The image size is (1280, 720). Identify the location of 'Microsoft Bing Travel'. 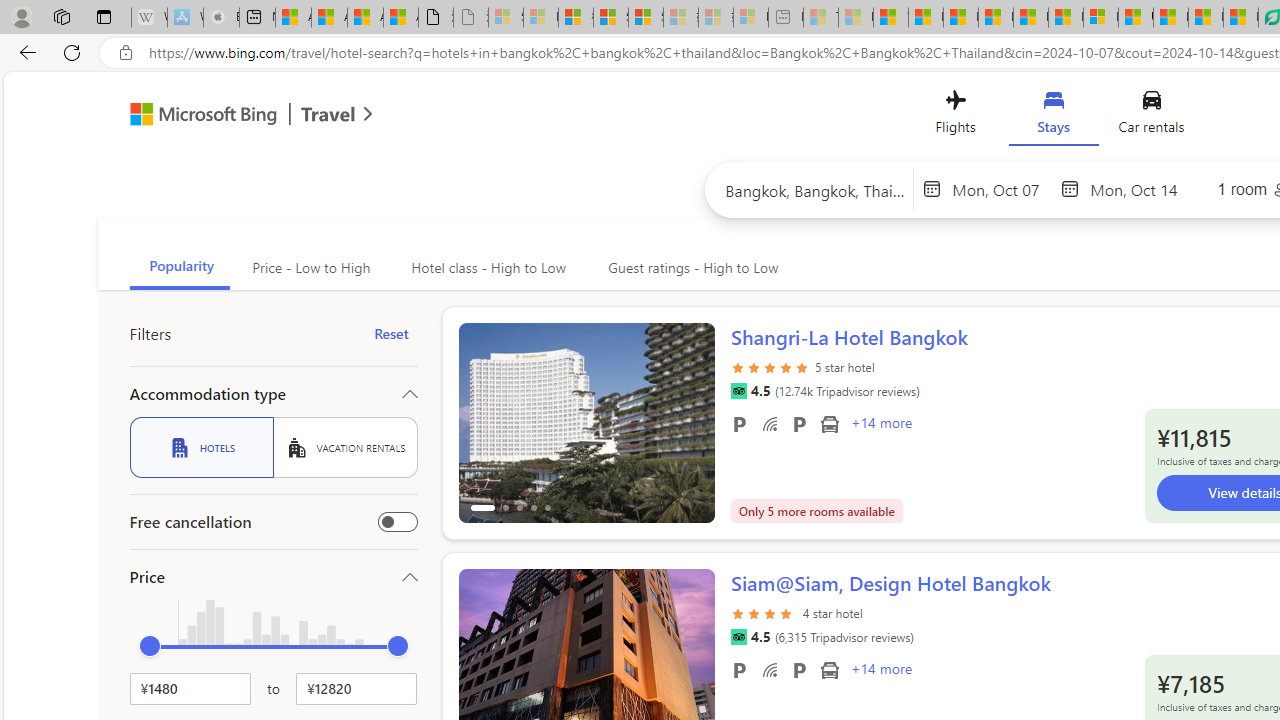
(230, 117).